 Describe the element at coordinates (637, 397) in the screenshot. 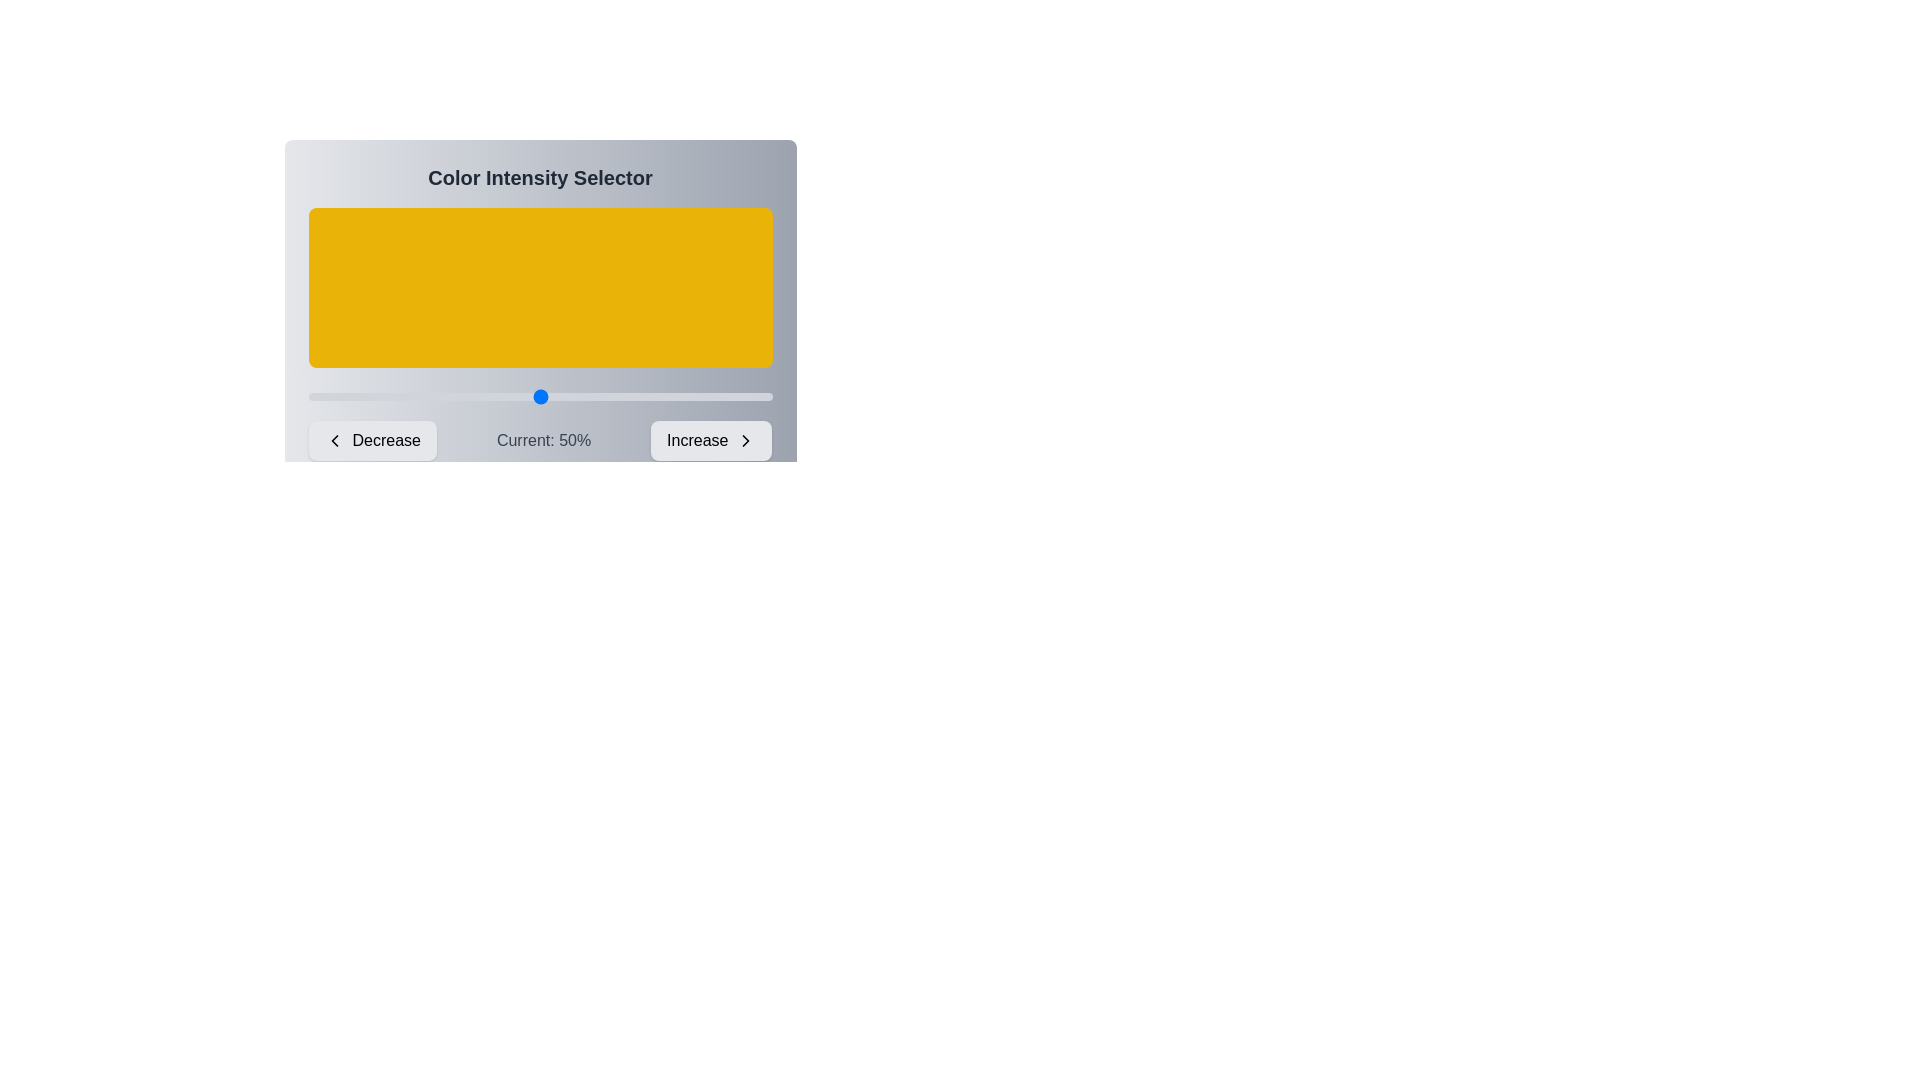

I see `color intensity` at that location.